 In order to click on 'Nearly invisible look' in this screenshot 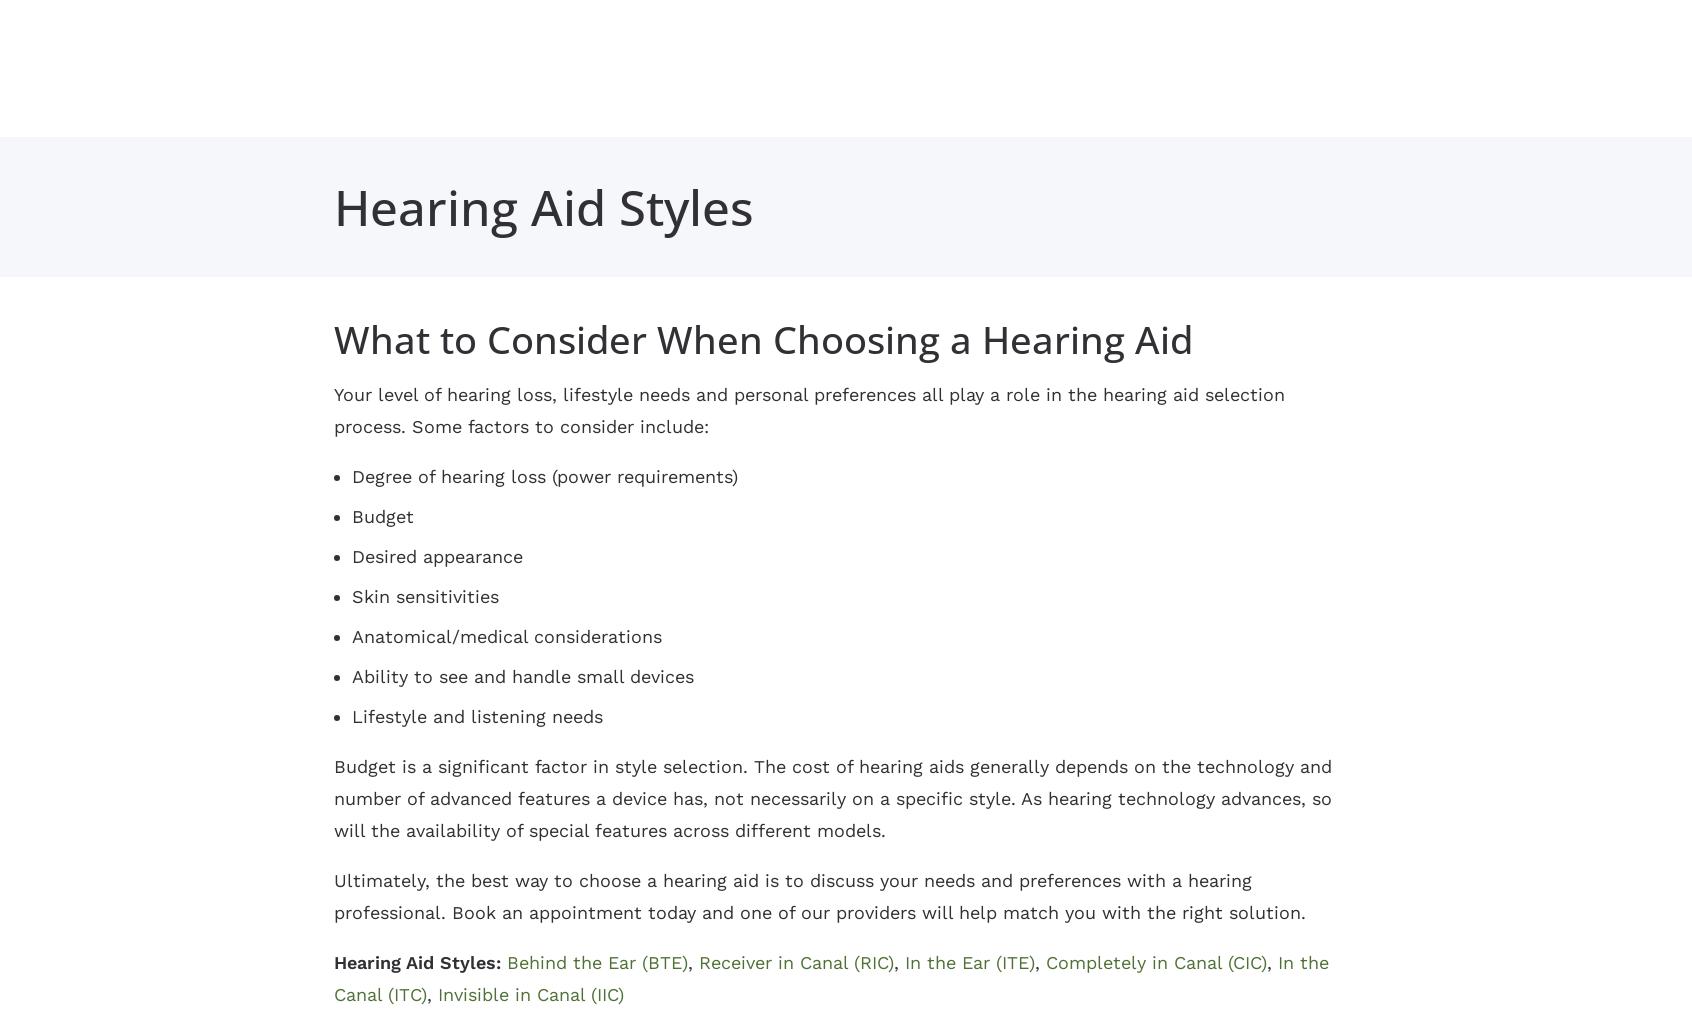, I will do `click(714, 829)`.